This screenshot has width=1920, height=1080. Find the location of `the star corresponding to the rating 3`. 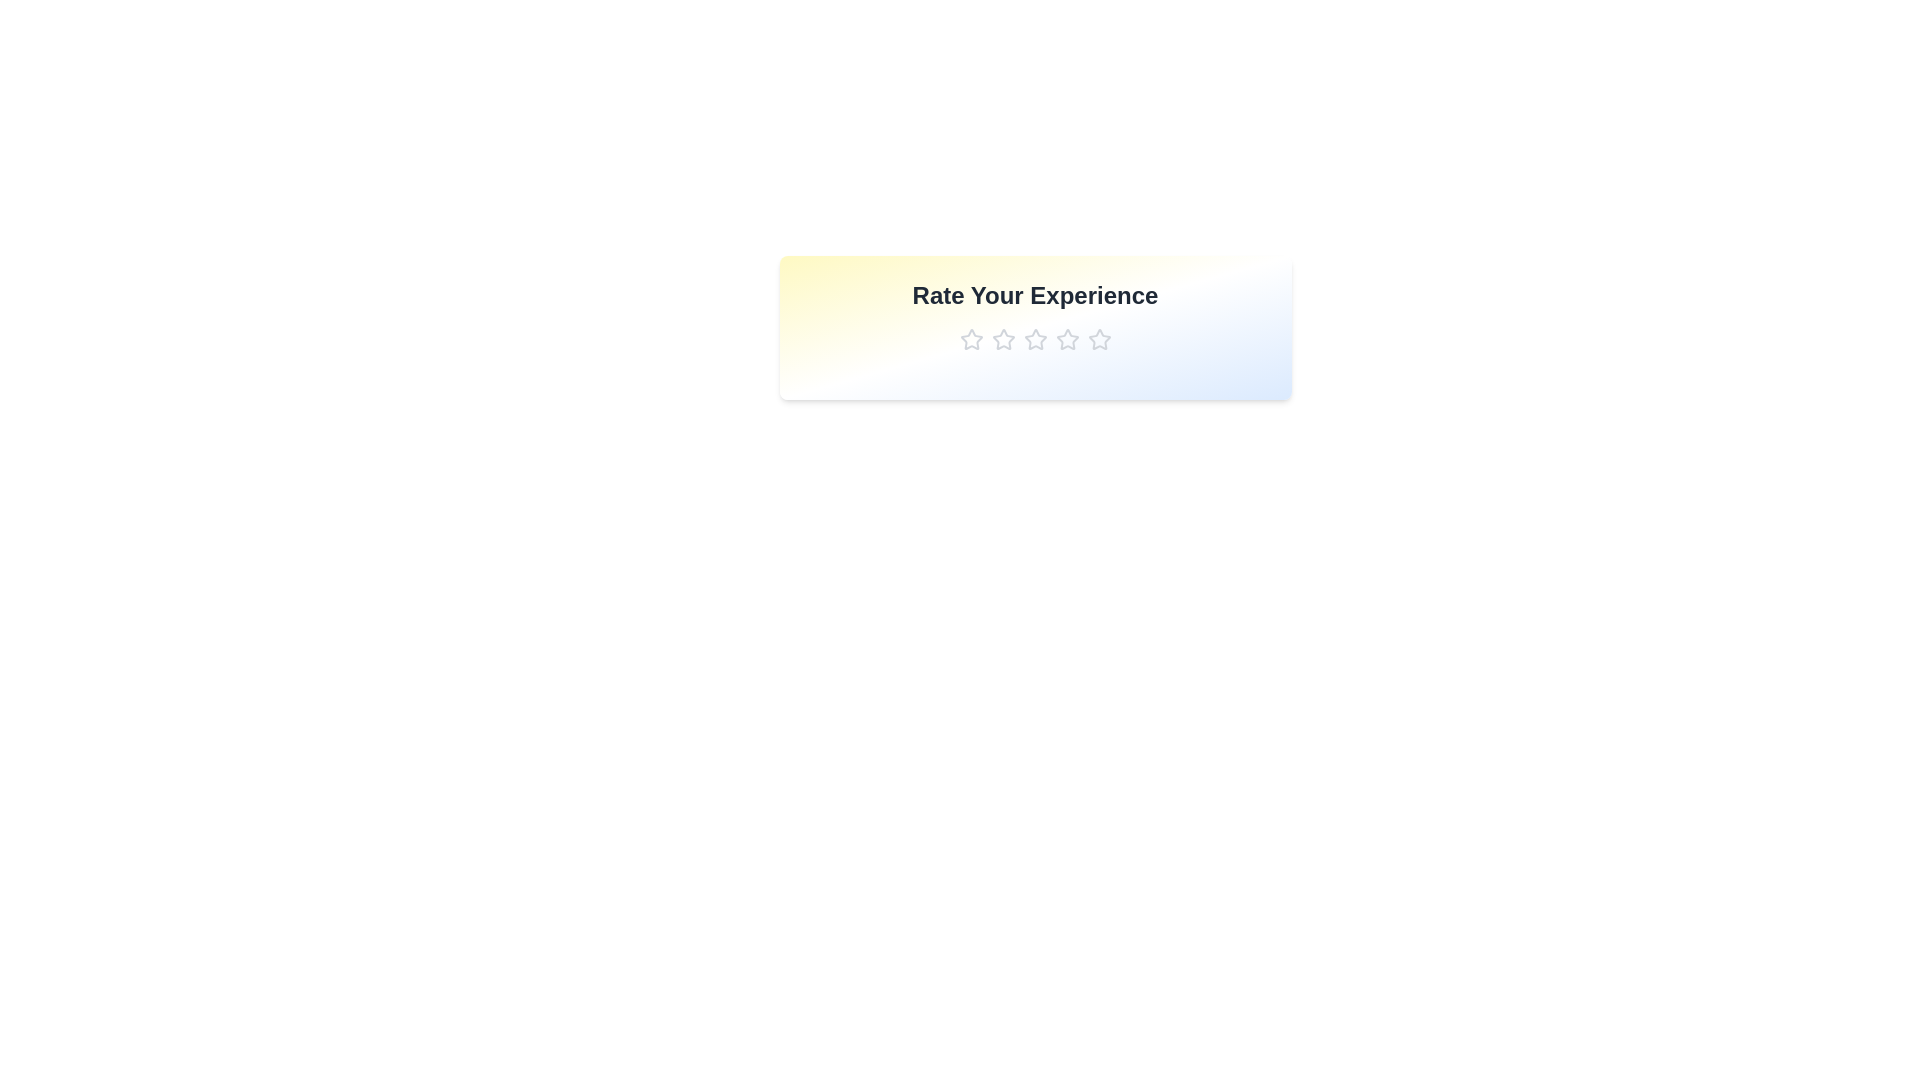

the star corresponding to the rating 3 is located at coordinates (1035, 338).